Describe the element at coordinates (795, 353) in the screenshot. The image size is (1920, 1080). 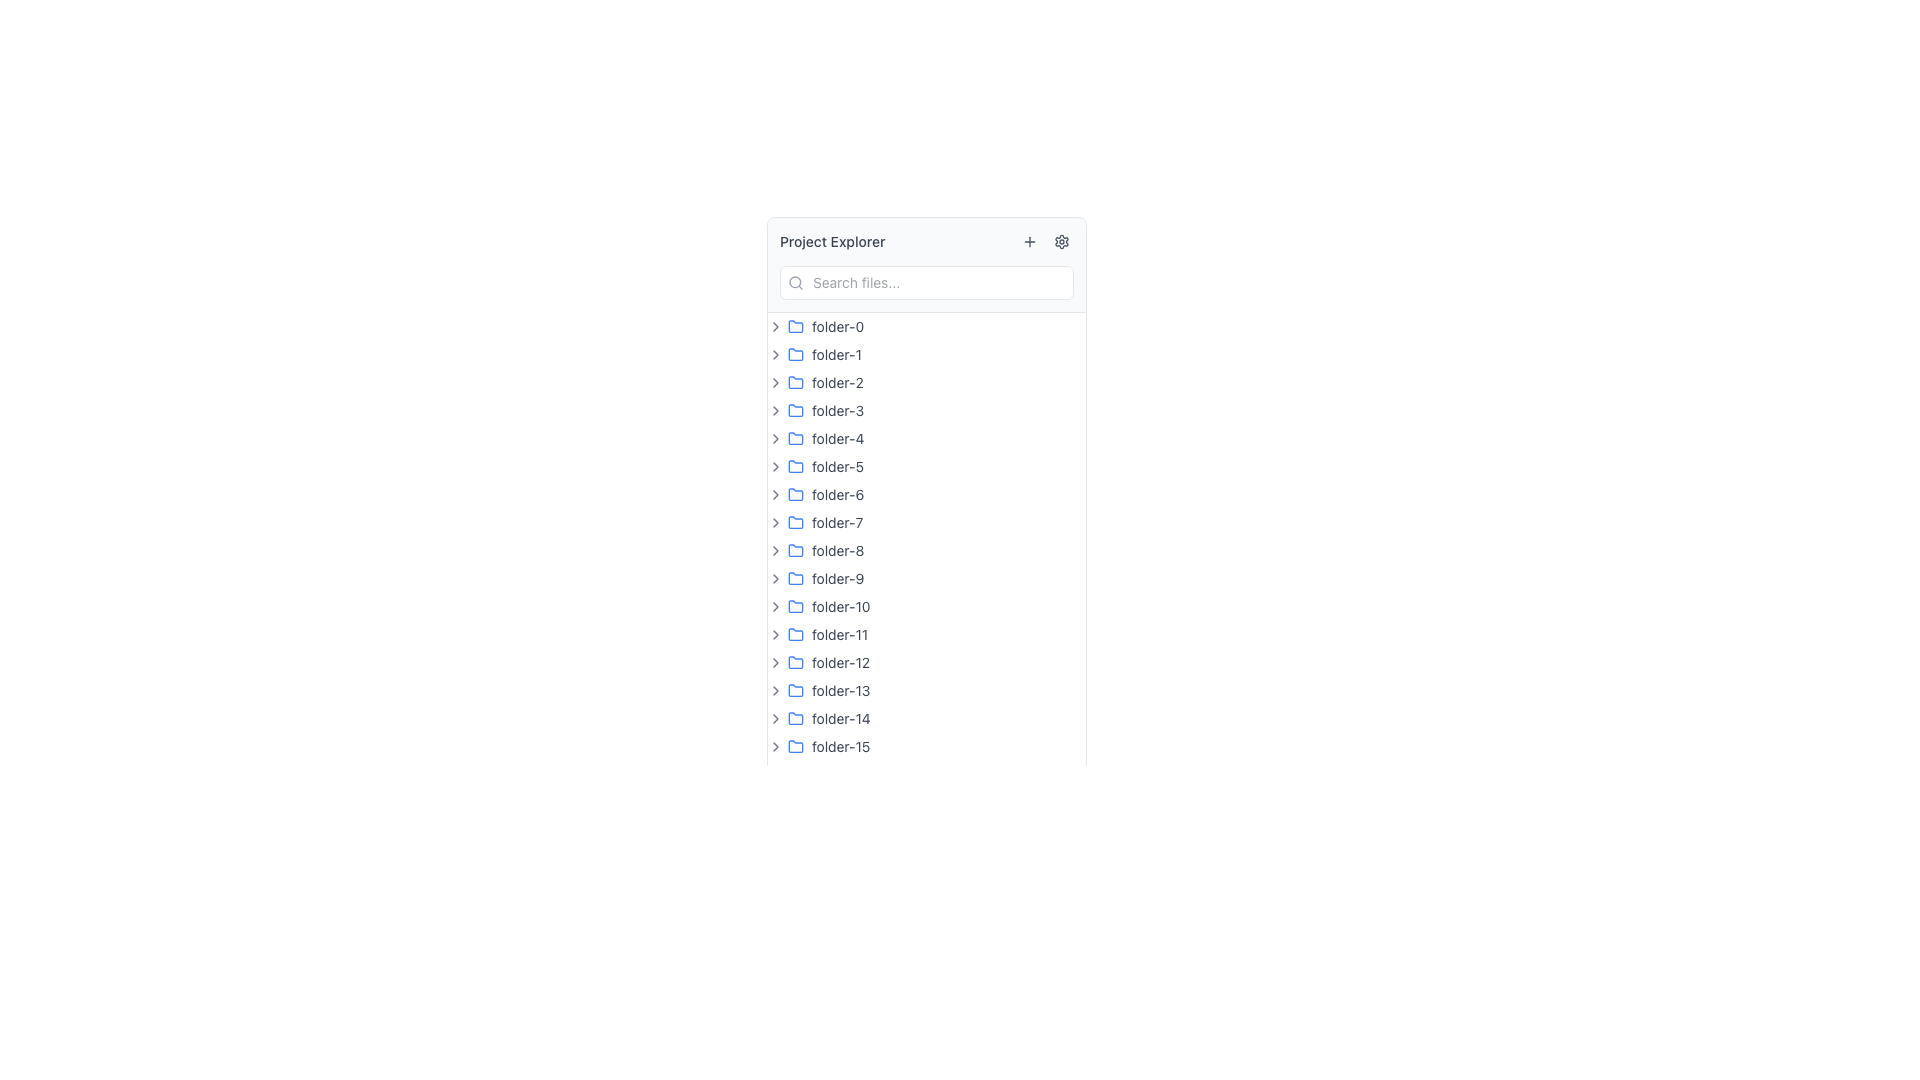
I see `the blue folder icon labeled 'folder-1'` at that location.